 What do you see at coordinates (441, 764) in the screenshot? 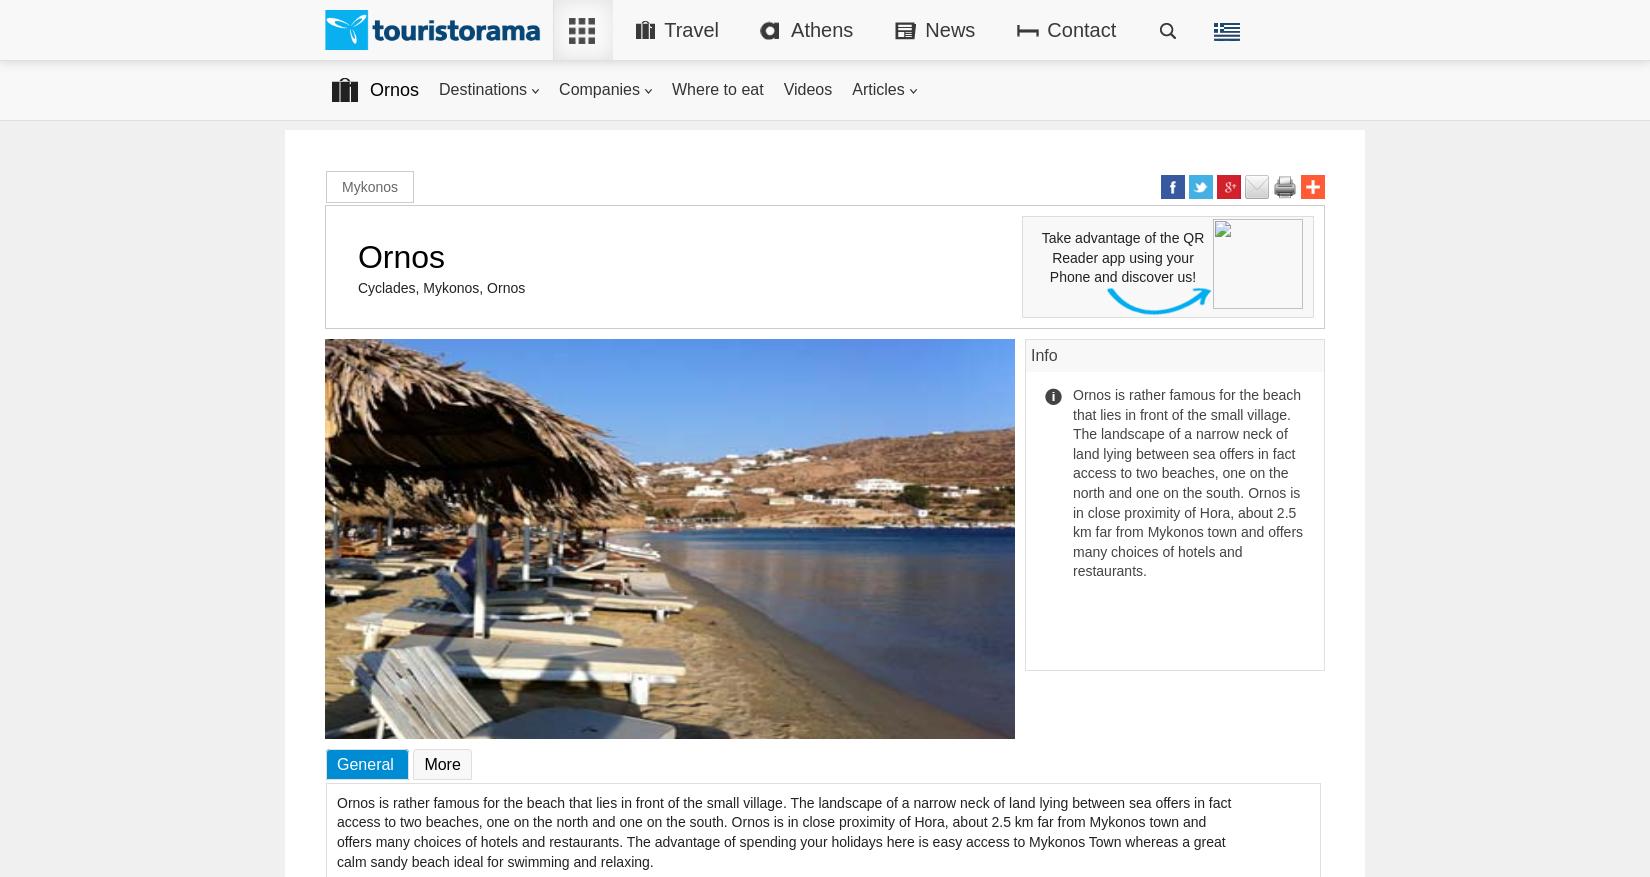
I see `'More'` at bounding box center [441, 764].